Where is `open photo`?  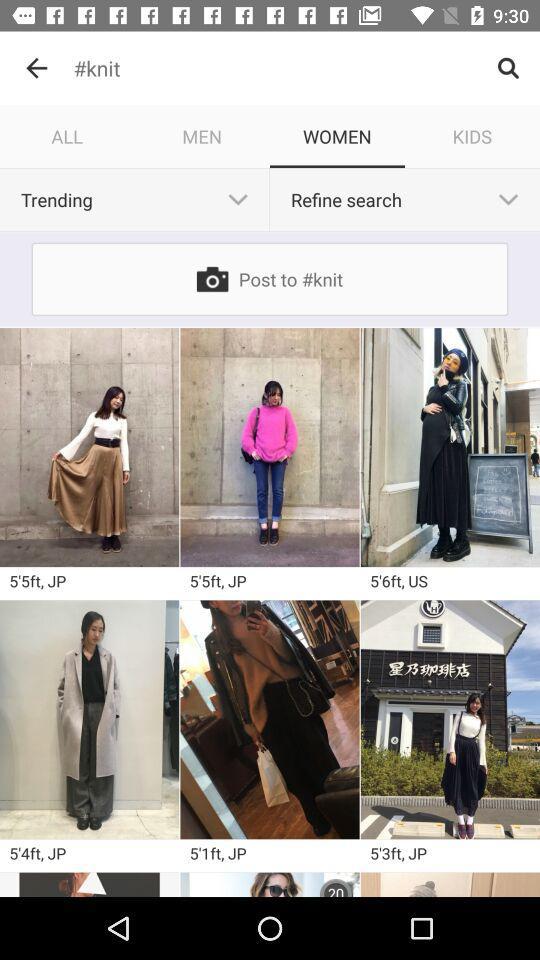
open photo is located at coordinates (270, 447).